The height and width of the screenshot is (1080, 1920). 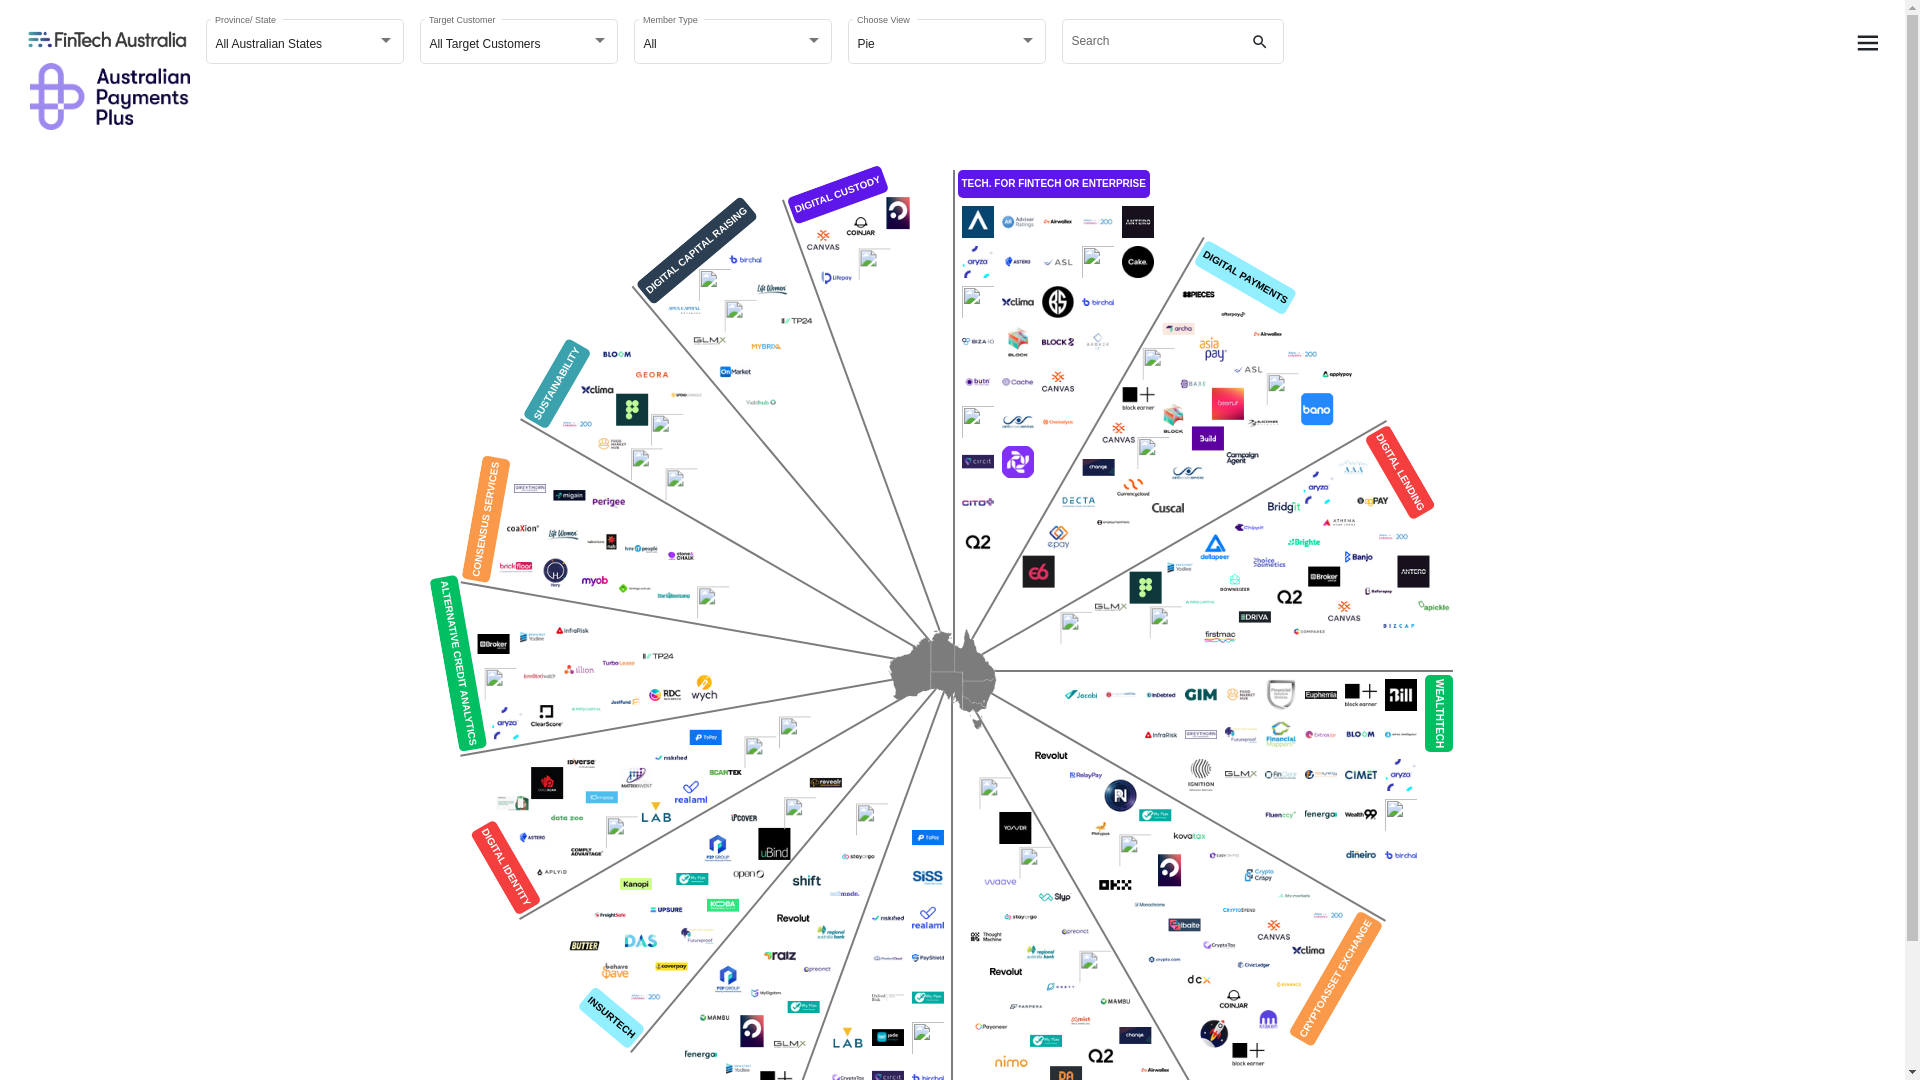 What do you see at coordinates (666, 910) in the screenshot?
I see `'Hubspoke Insurance Pty Ltd T/As Upsure'` at bounding box center [666, 910].